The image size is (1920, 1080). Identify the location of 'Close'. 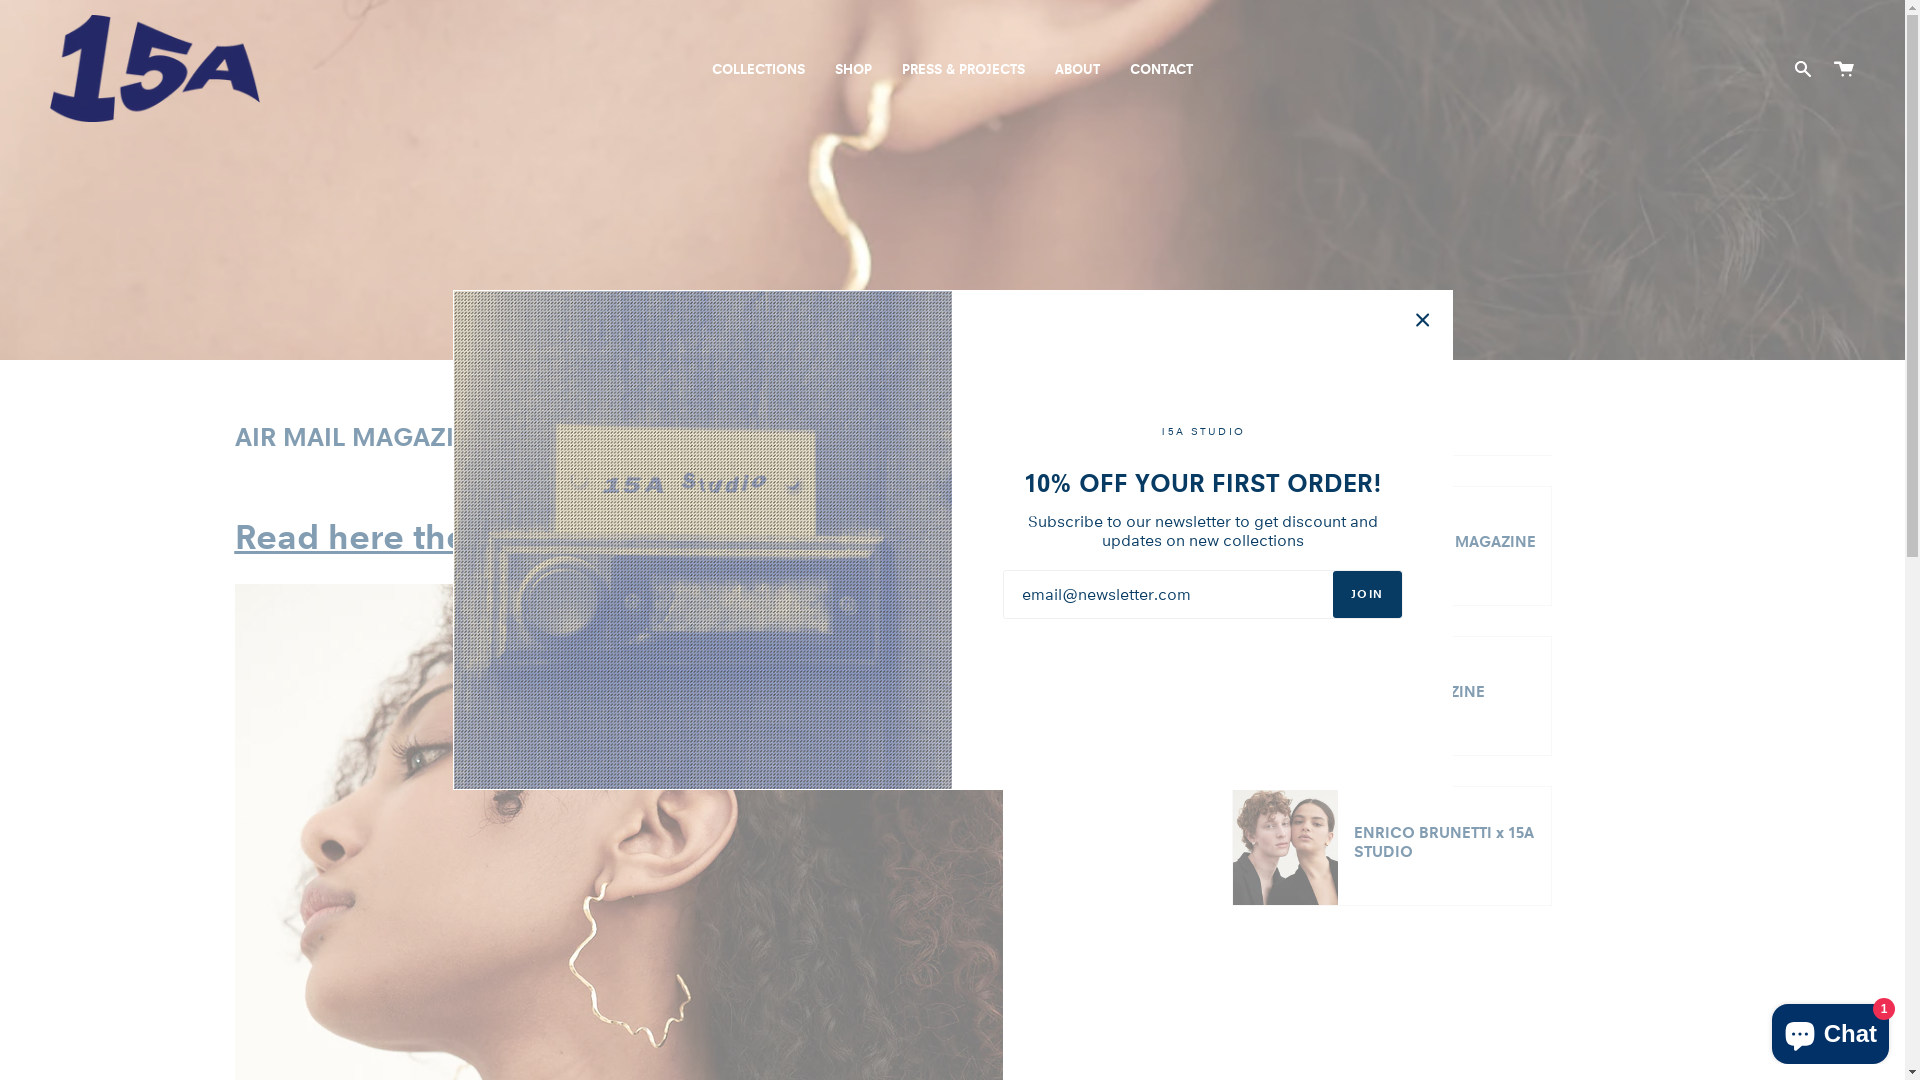
(1420, 319).